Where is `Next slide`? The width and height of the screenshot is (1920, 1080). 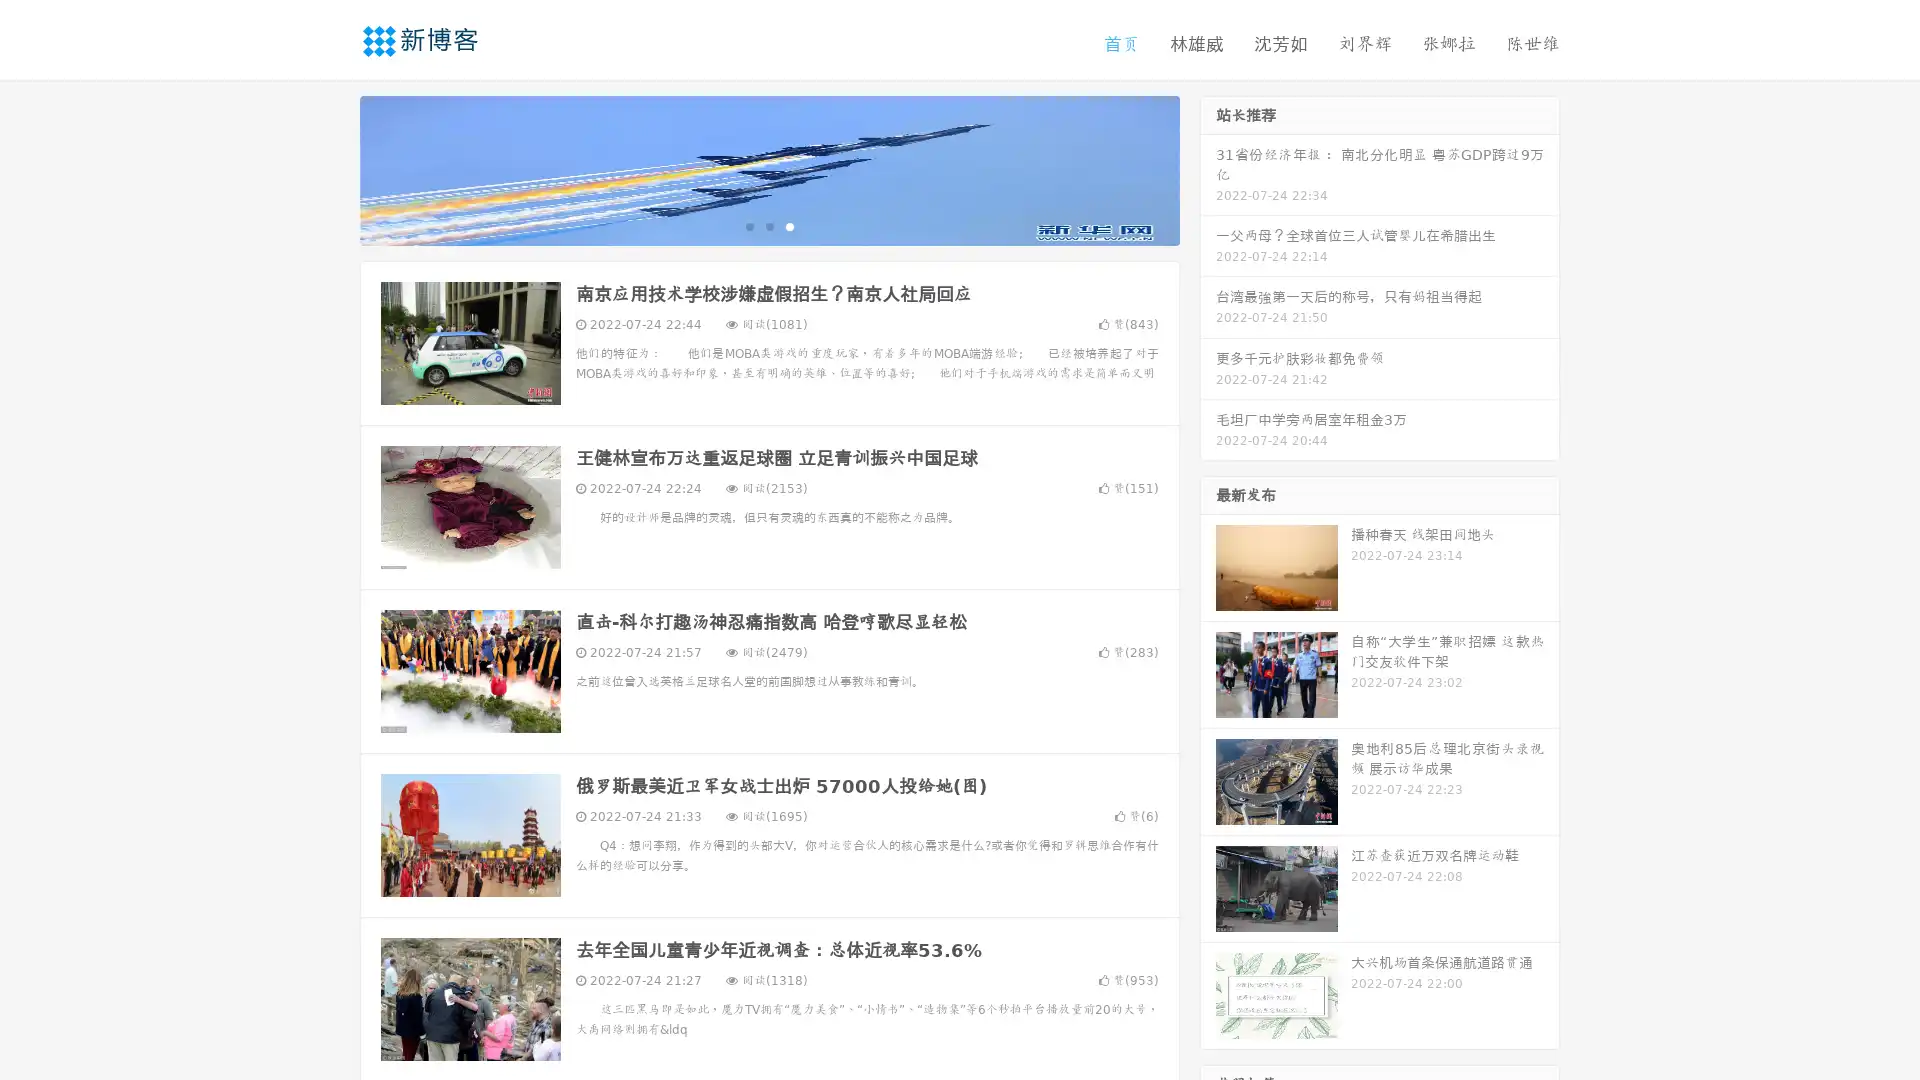 Next slide is located at coordinates (1208, 168).